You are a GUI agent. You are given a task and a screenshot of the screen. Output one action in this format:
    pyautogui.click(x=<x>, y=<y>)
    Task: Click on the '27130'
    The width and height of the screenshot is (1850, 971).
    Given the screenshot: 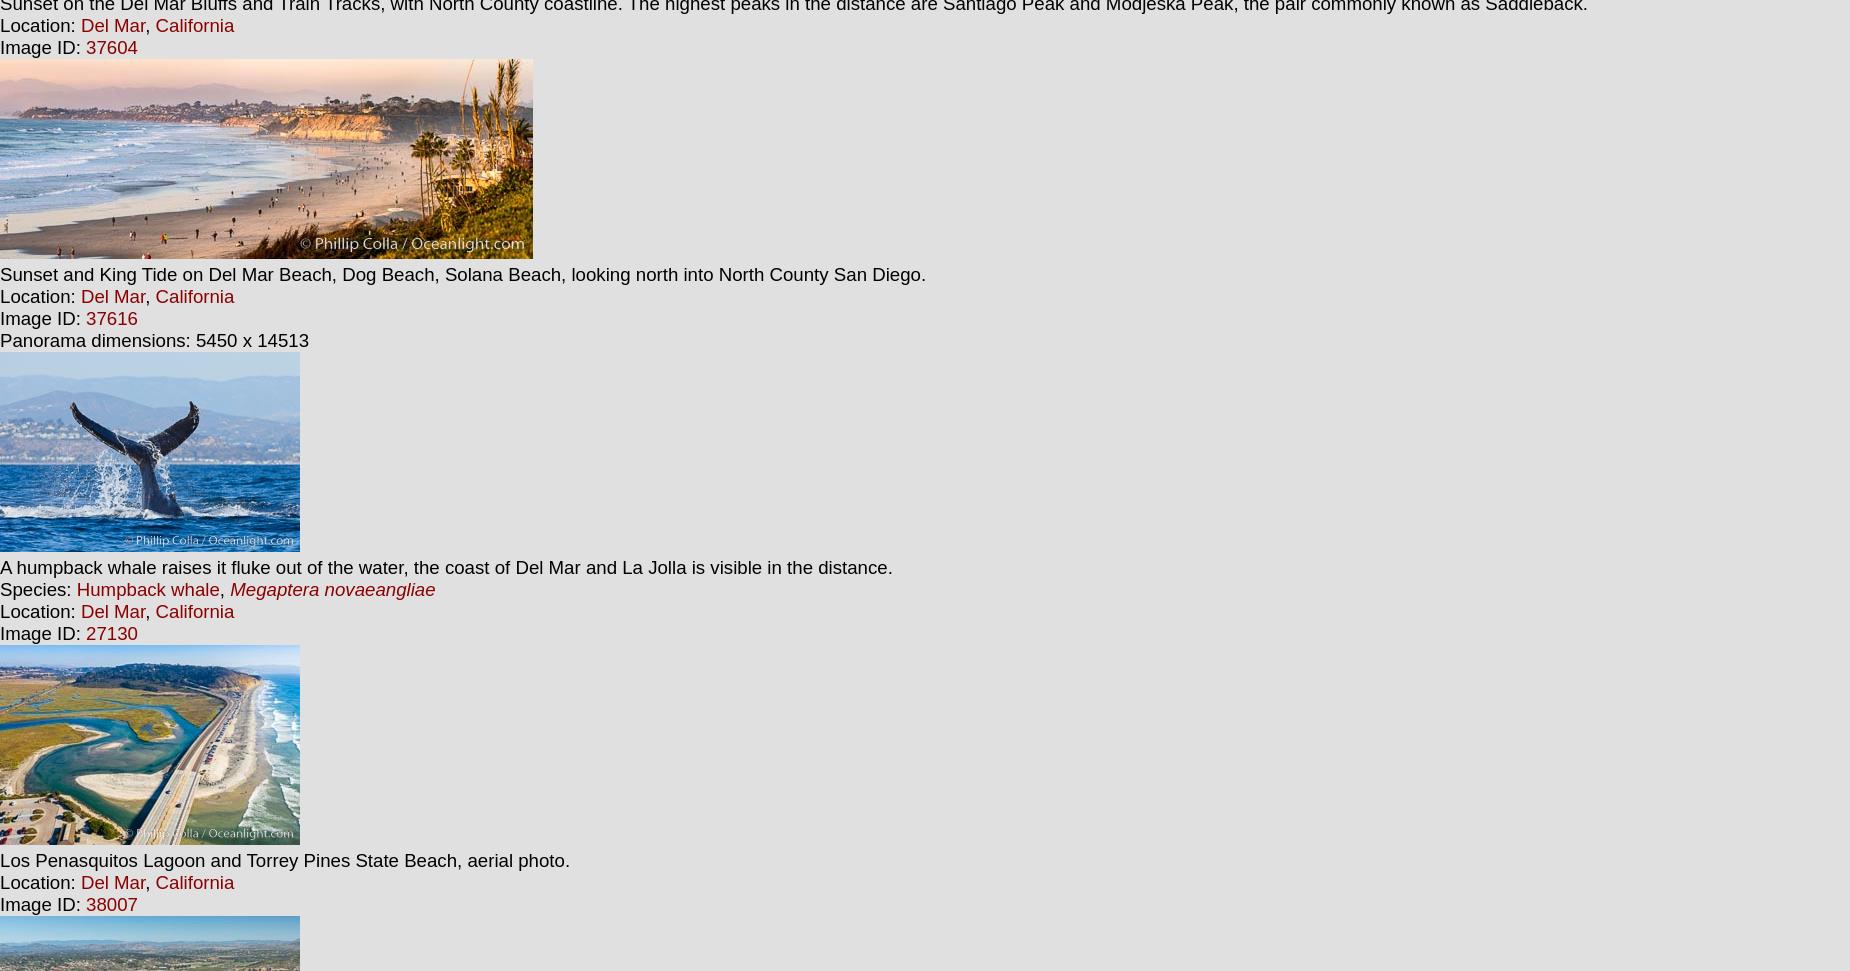 What is the action you would take?
    pyautogui.click(x=110, y=632)
    